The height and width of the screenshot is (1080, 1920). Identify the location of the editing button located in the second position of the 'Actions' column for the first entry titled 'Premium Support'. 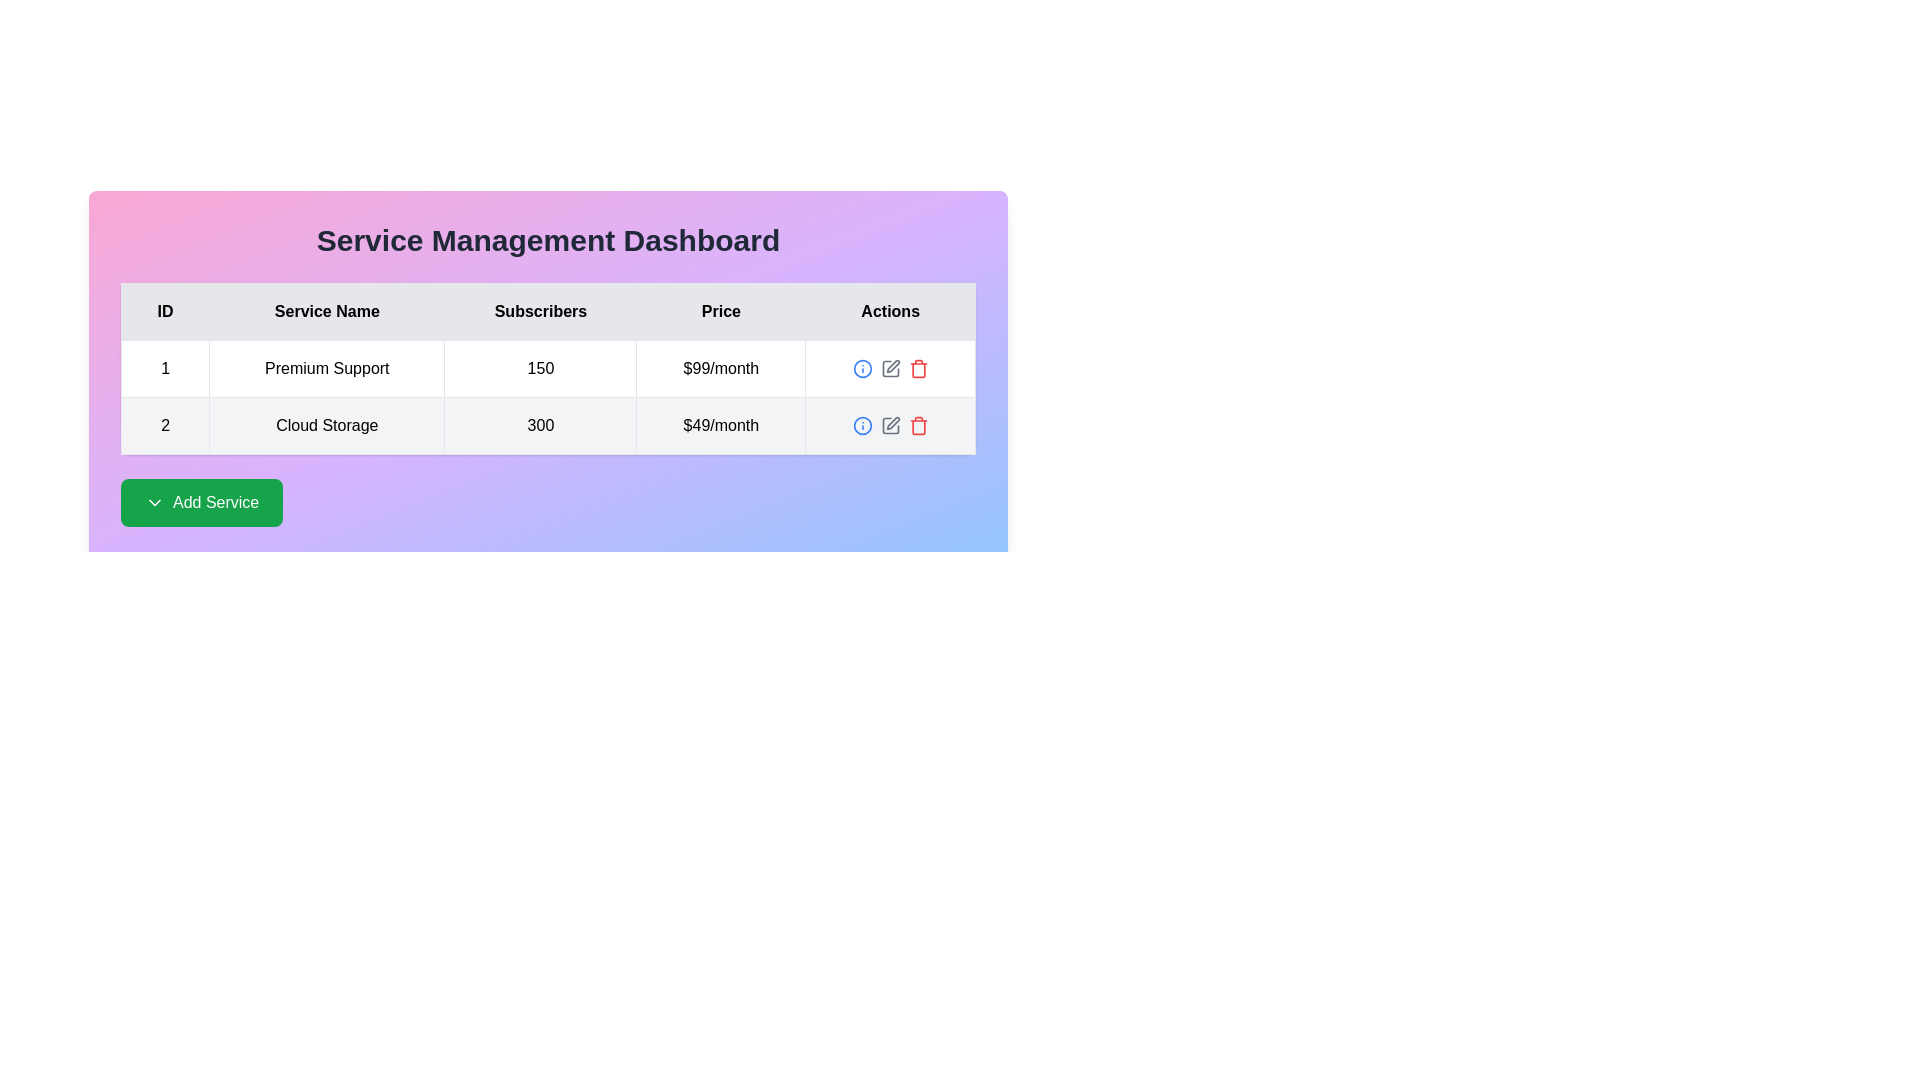
(889, 369).